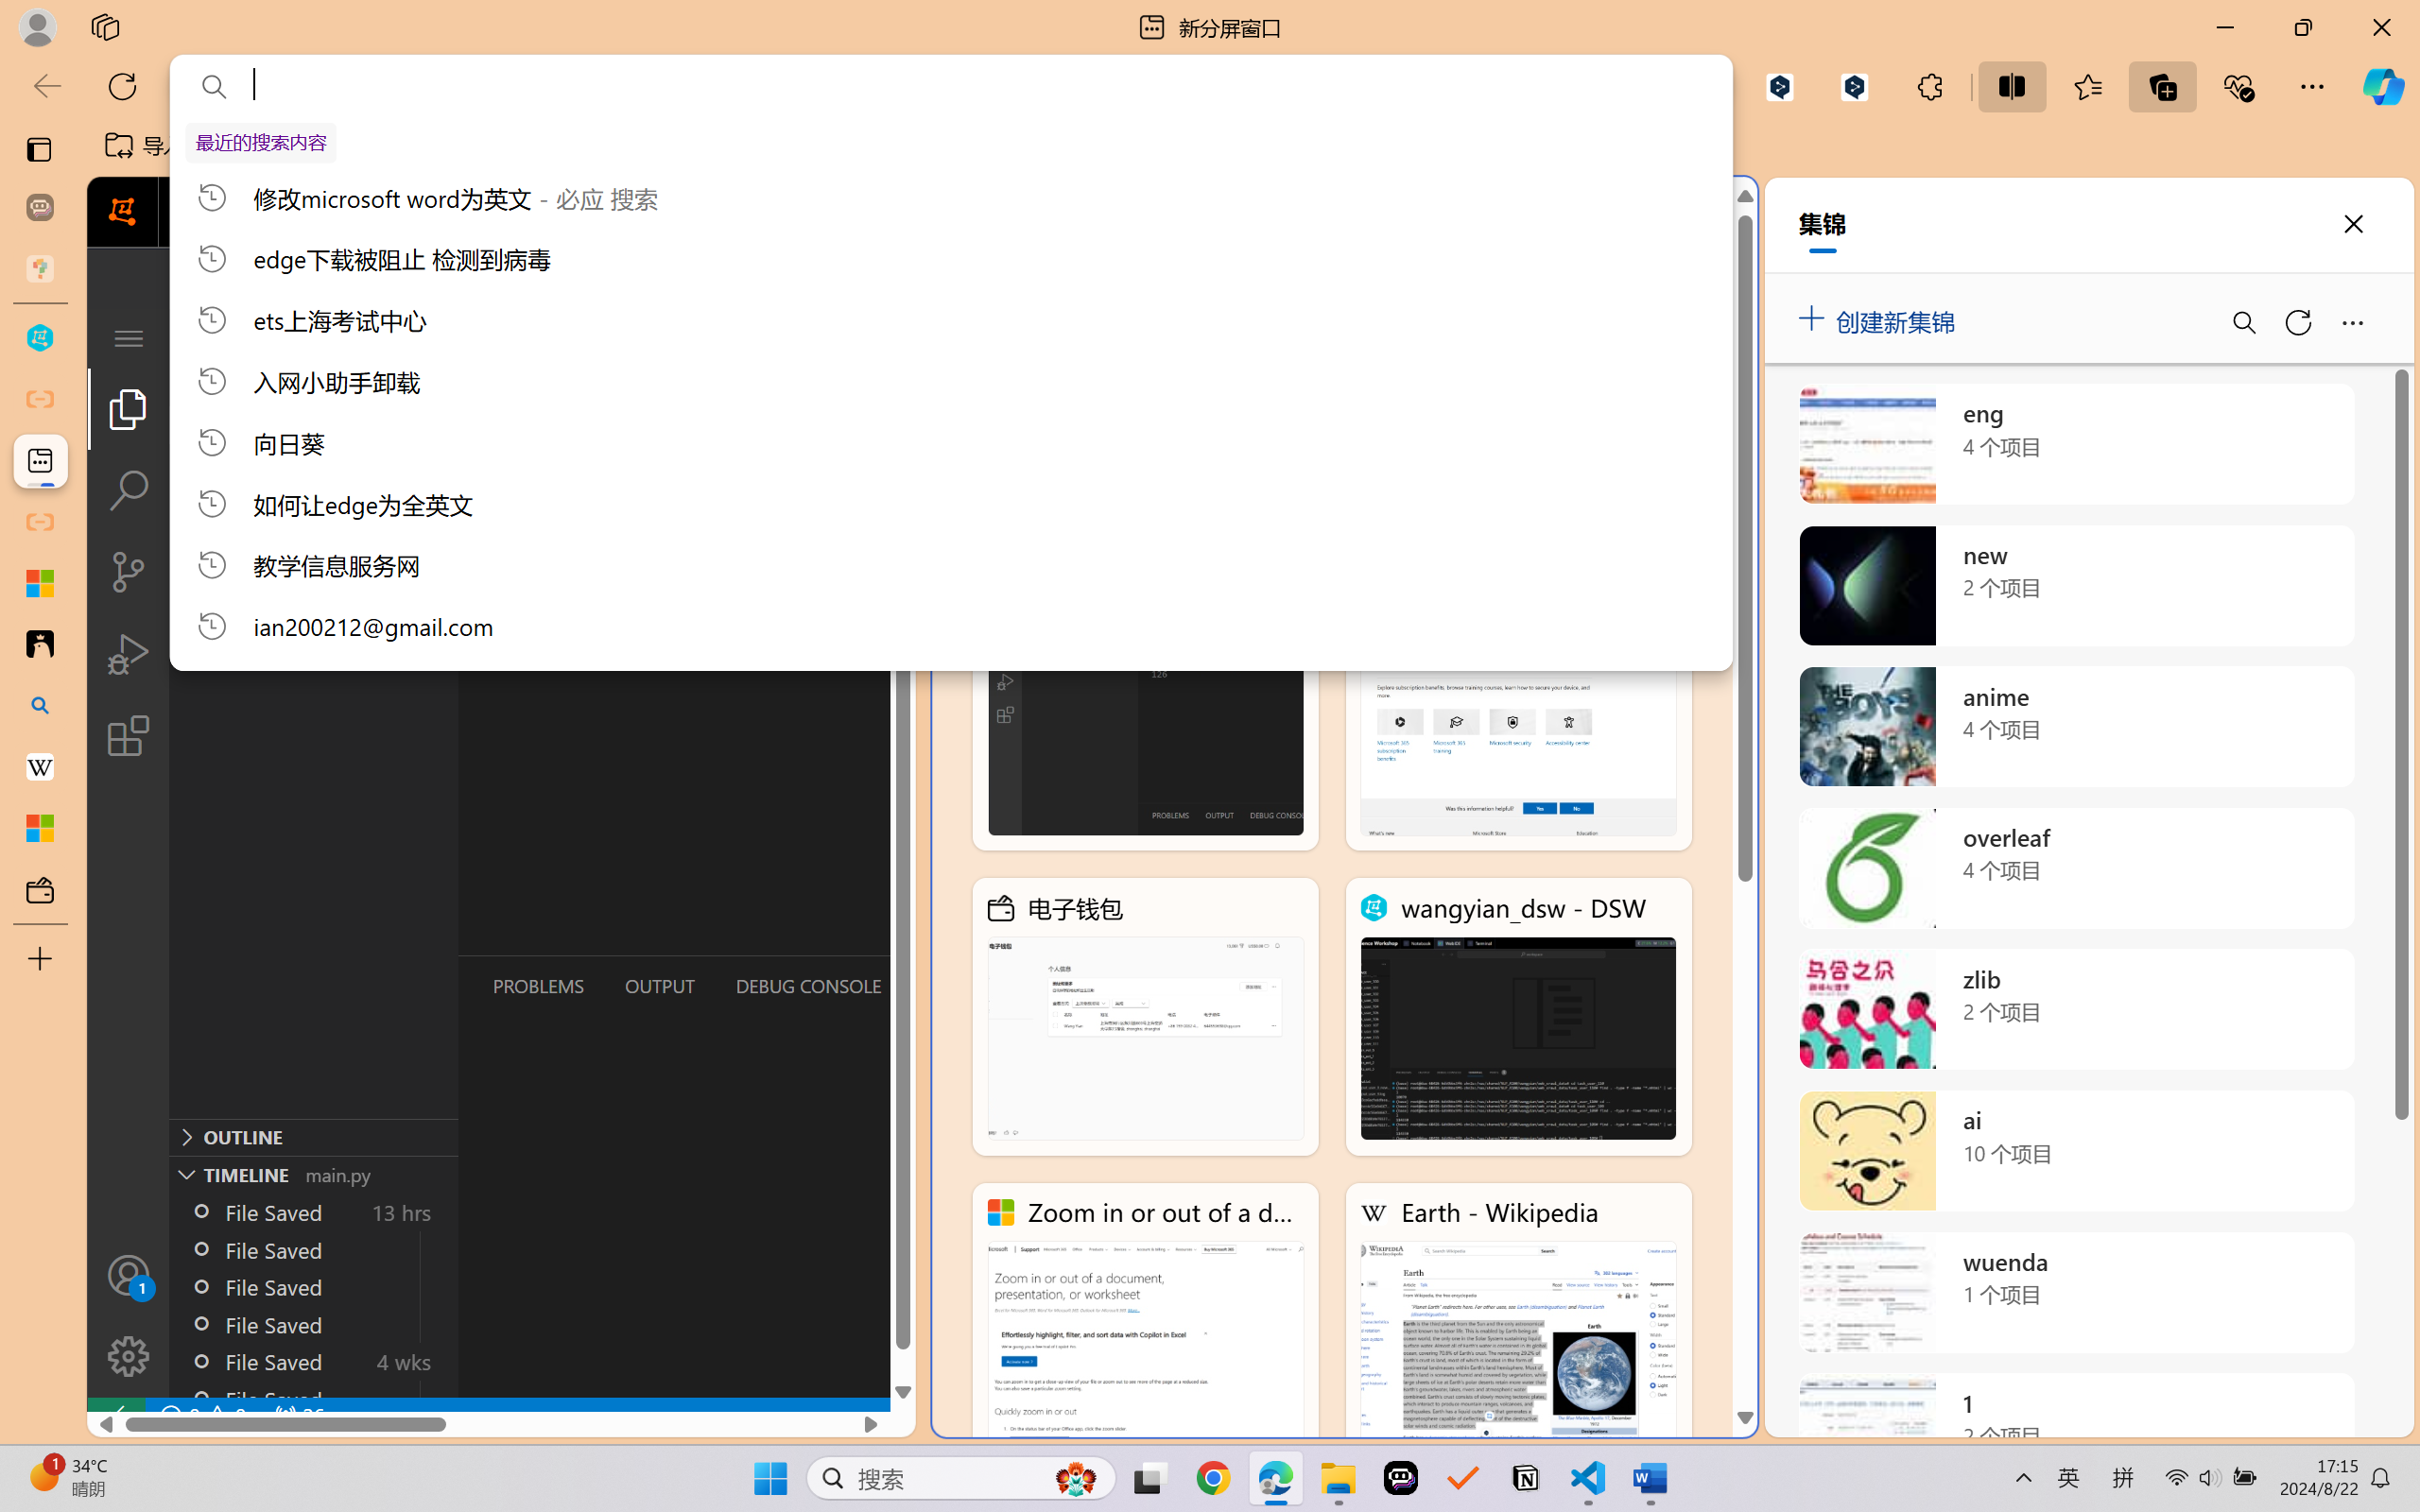 The width and height of the screenshot is (2420, 1512). What do you see at coordinates (127, 337) in the screenshot?
I see `'Class: menubar compact overflow-menu-only'` at bounding box center [127, 337].